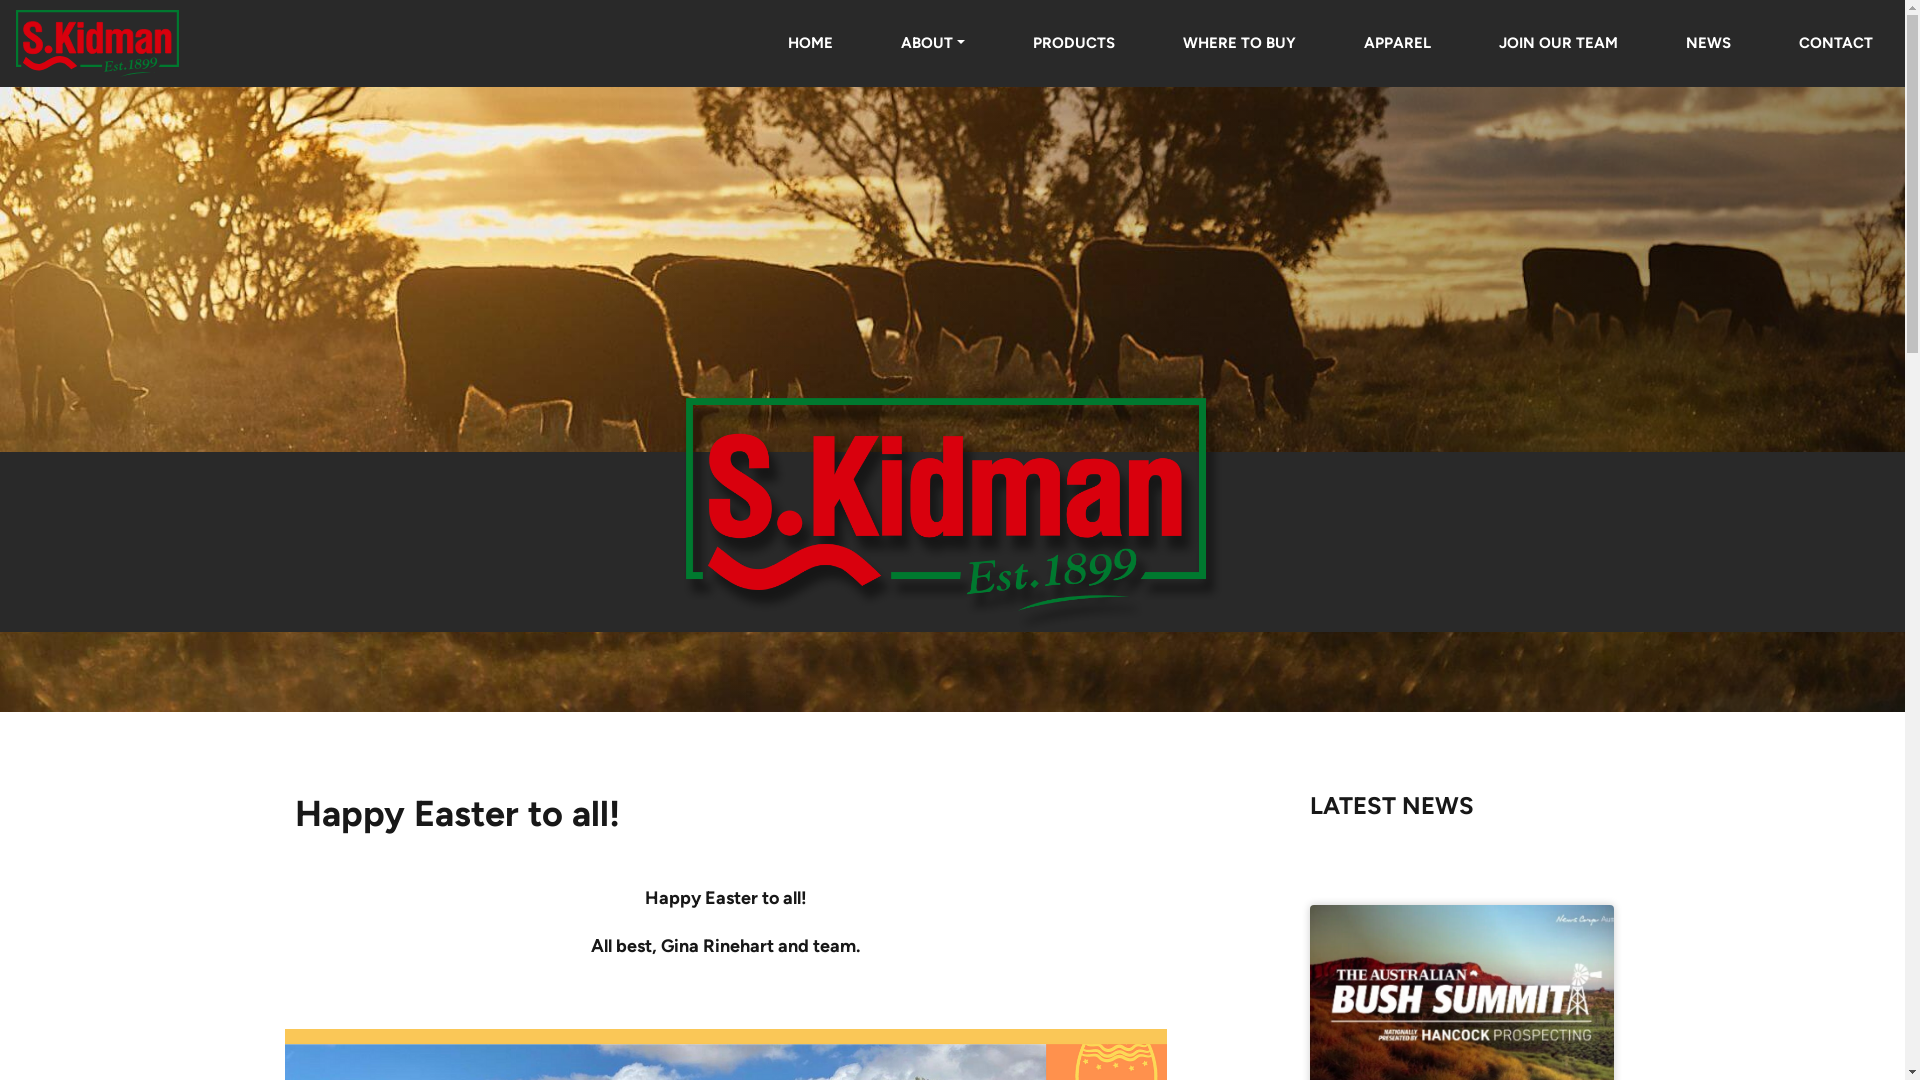 This screenshot has height=1080, width=1920. What do you see at coordinates (931, 42) in the screenshot?
I see `'ABOUT'` at bounding box center [931, 42].